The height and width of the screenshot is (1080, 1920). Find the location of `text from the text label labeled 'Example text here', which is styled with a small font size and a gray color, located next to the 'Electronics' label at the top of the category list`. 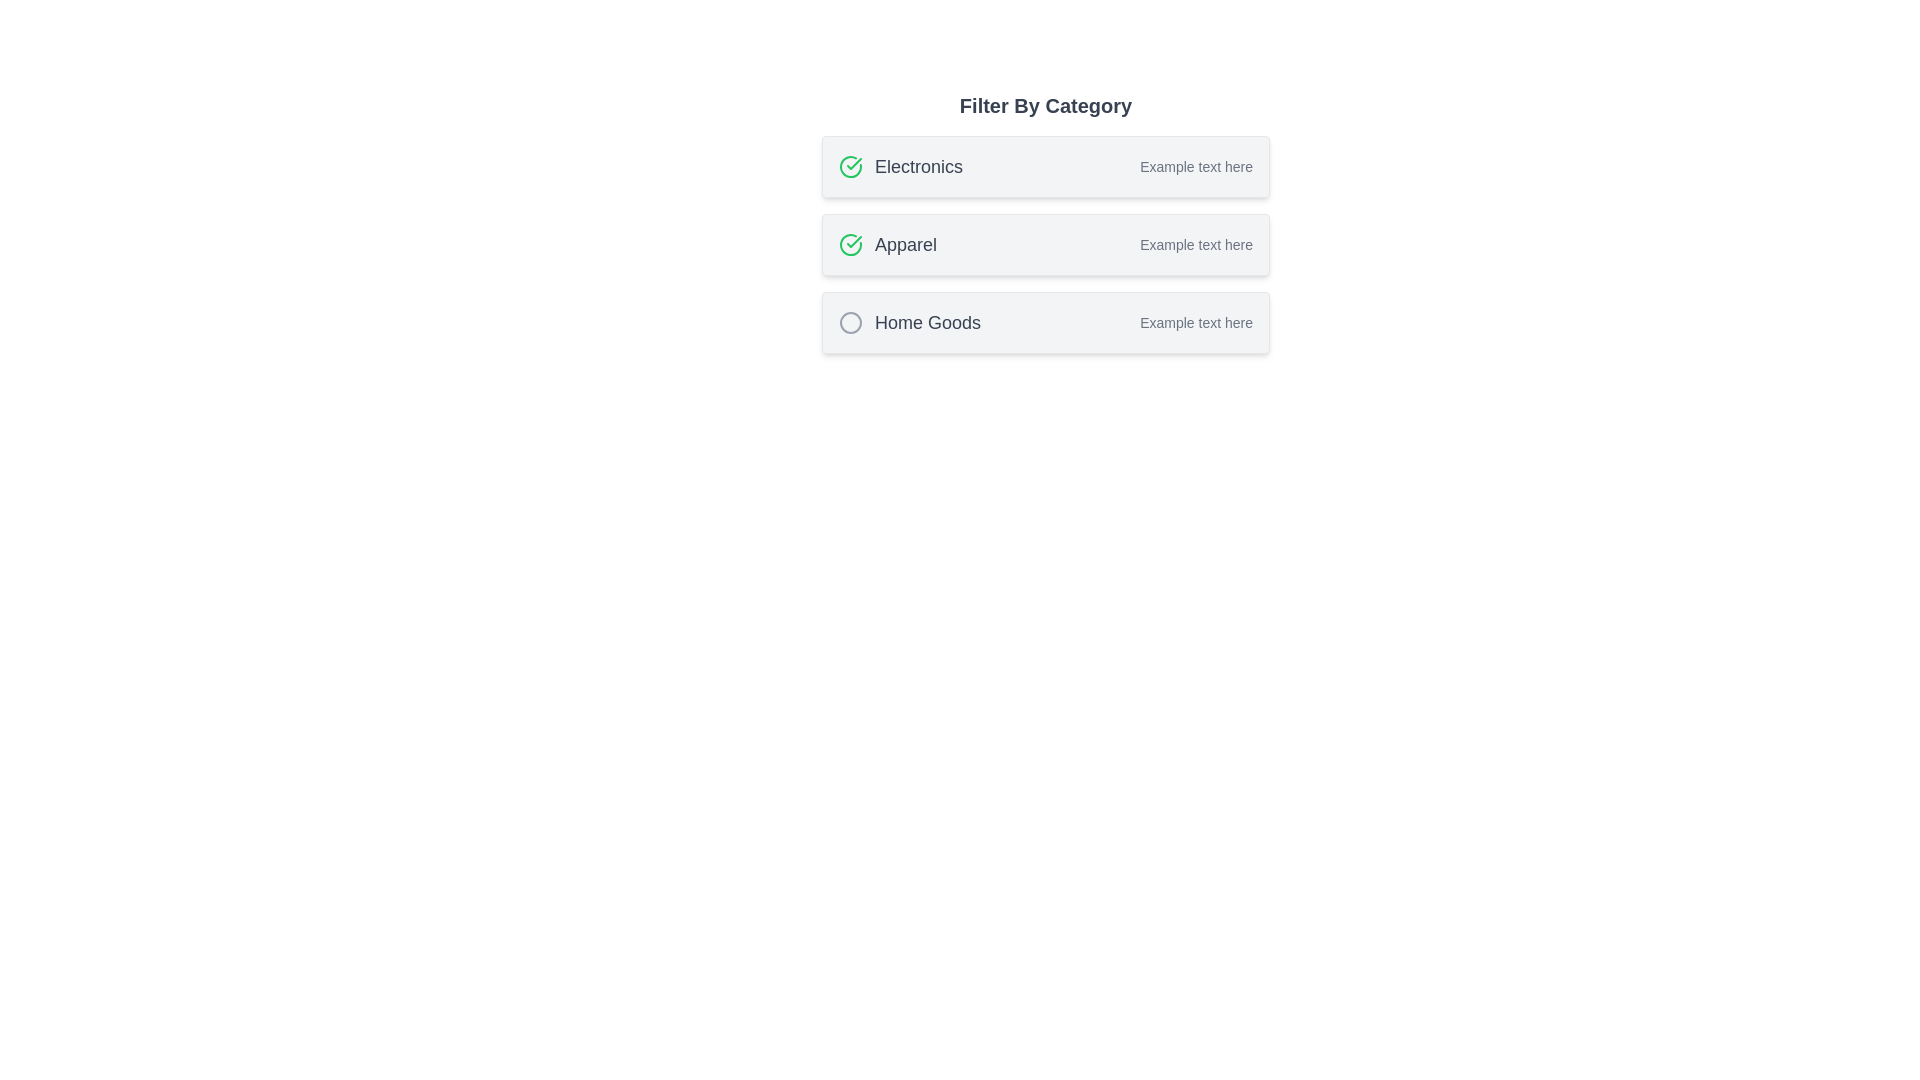

text from the text label labeled 'Example text here', which is styled with a small font size and a gray color, located next to the 'Electronics' label at the top of the category list is located at coordinates (1196, 165).